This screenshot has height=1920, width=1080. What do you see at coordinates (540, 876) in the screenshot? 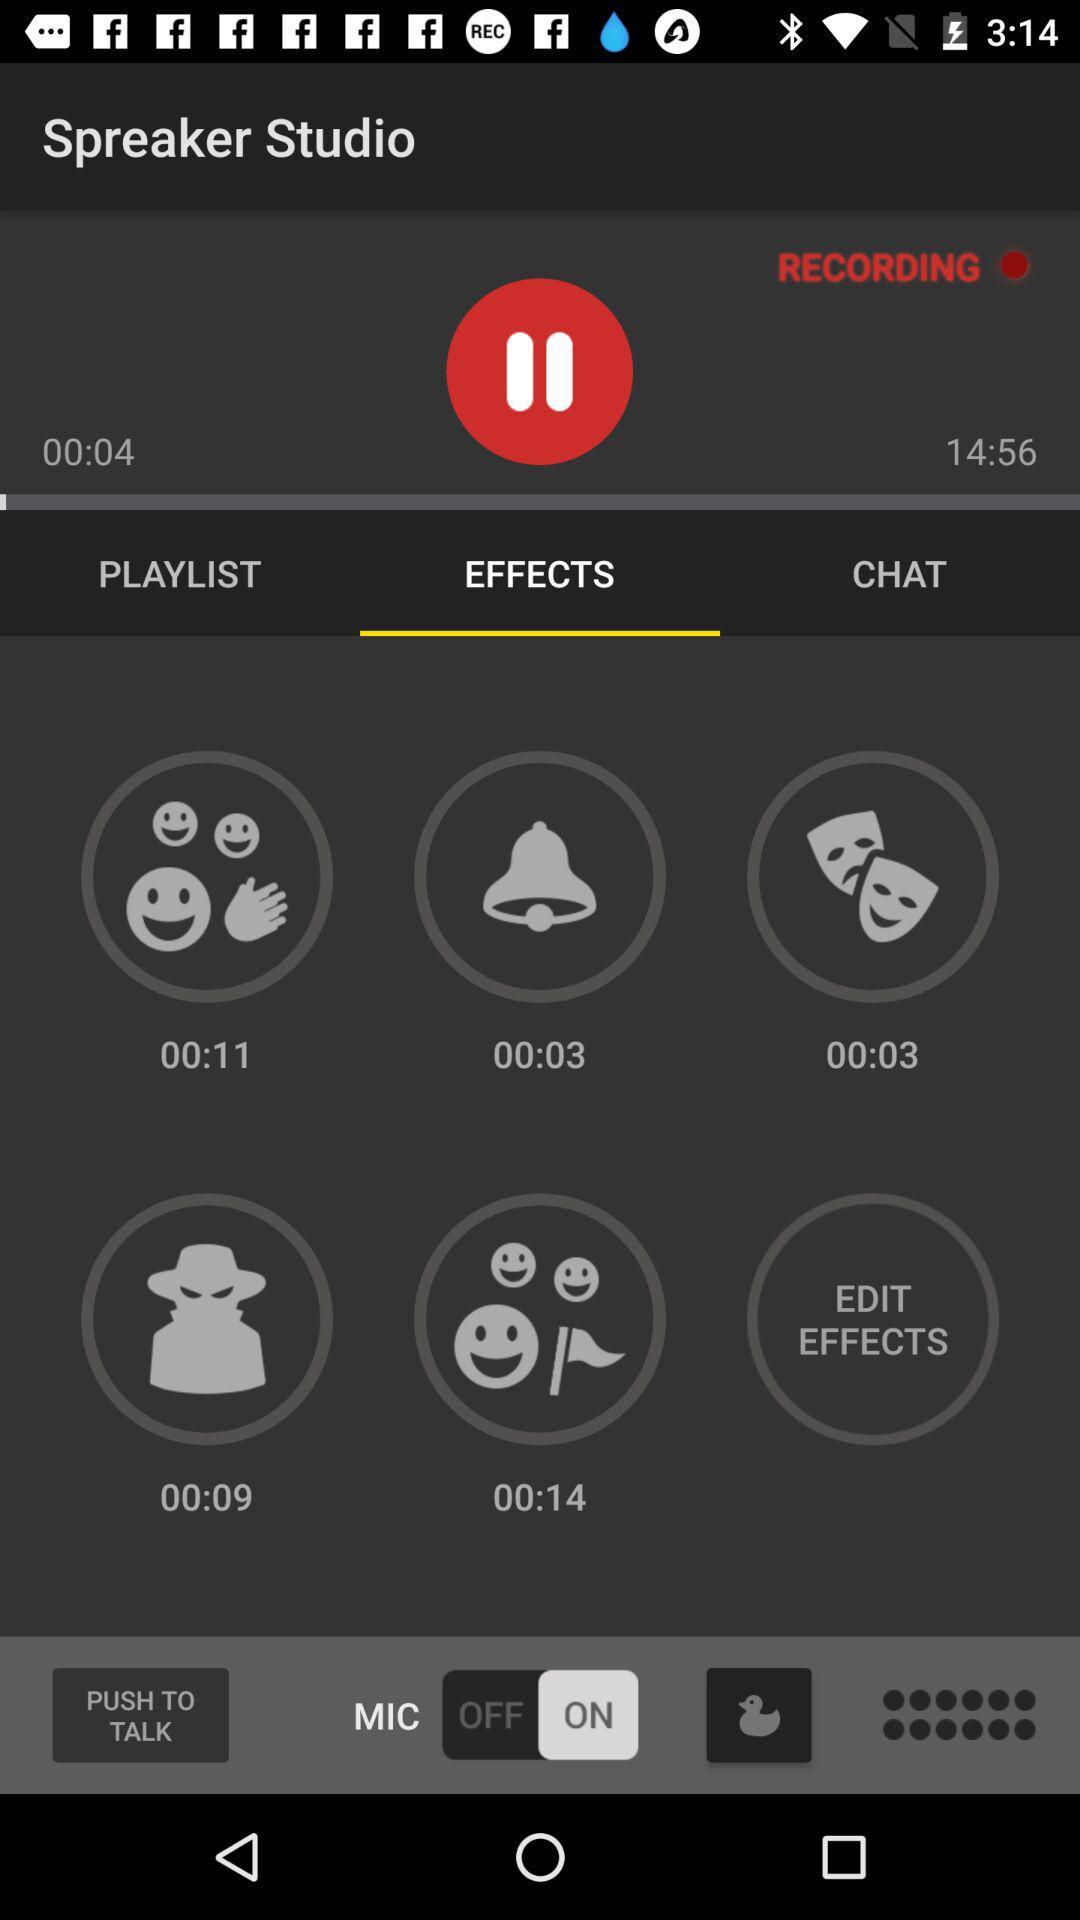
I see `ring bells` at bounding box center [540, 876].